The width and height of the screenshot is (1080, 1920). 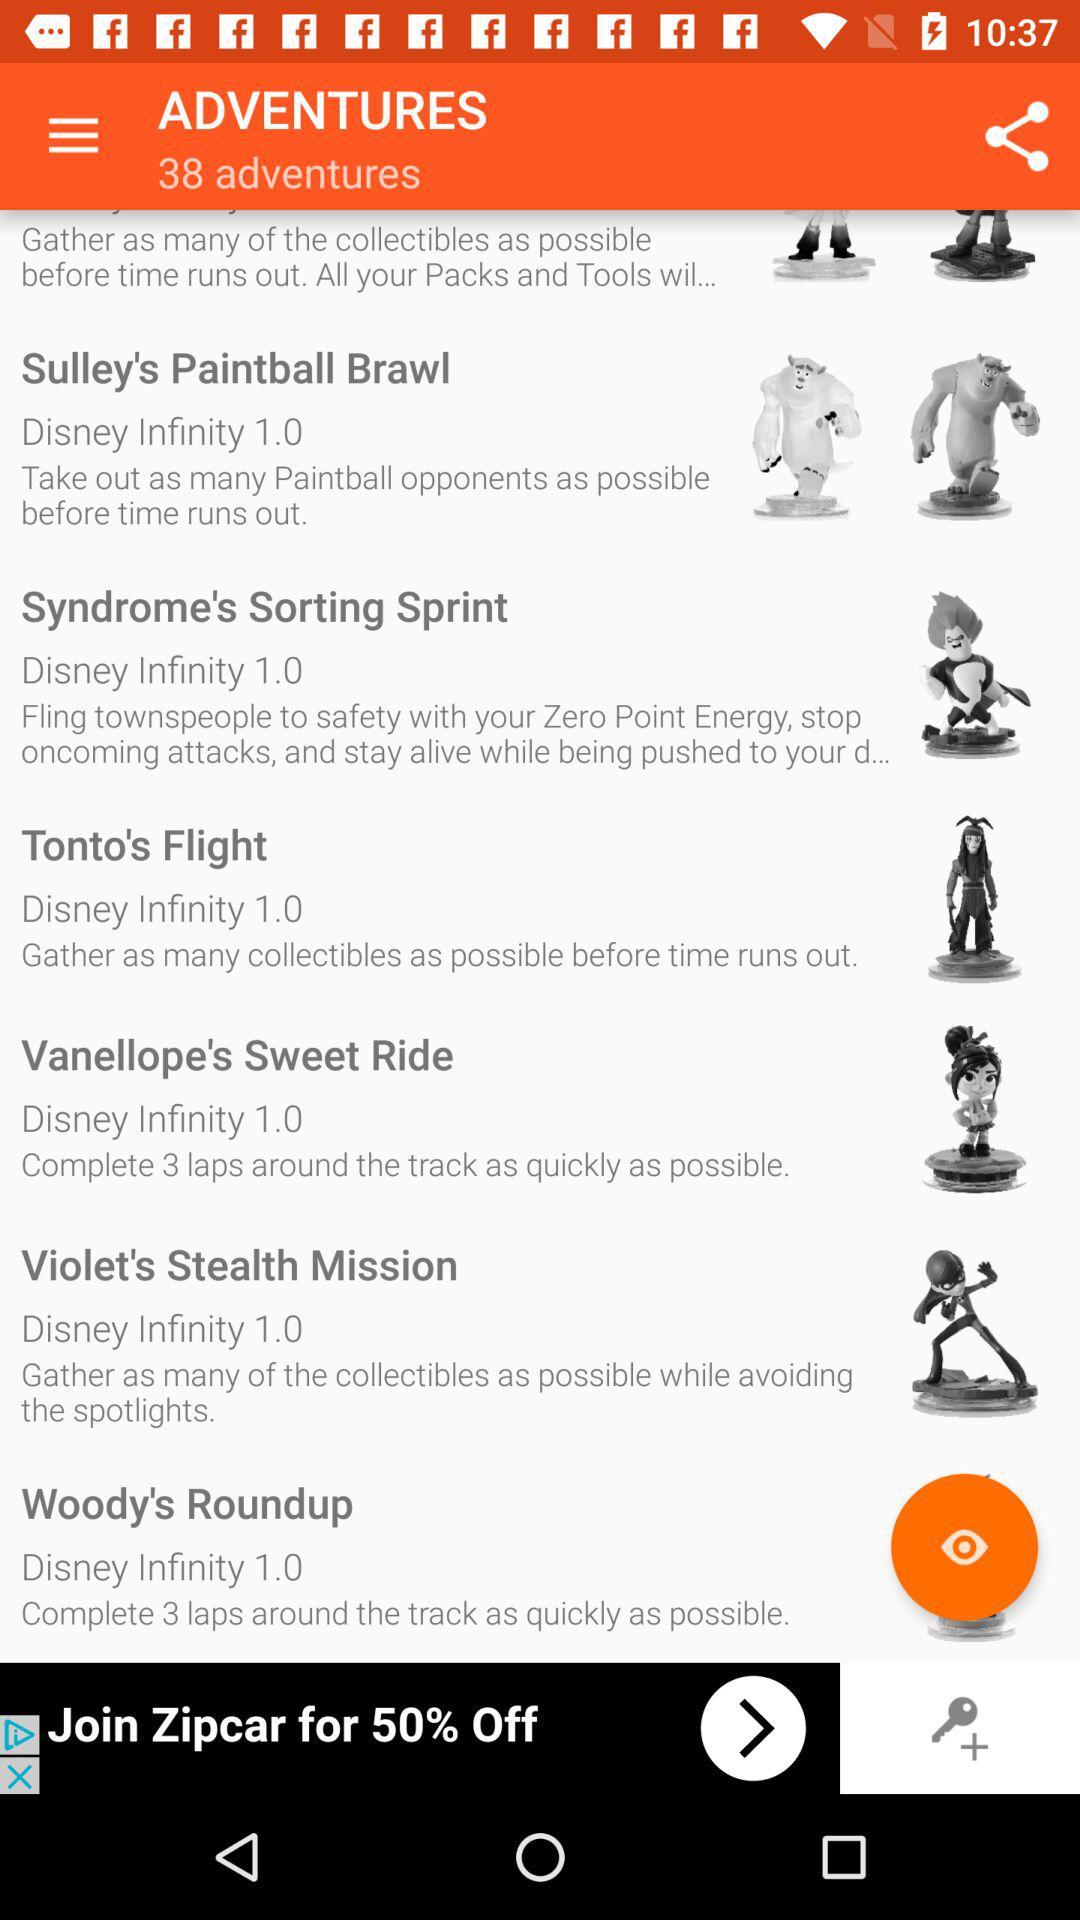 I want to click on advertisement, so click(x=419, y=1727).